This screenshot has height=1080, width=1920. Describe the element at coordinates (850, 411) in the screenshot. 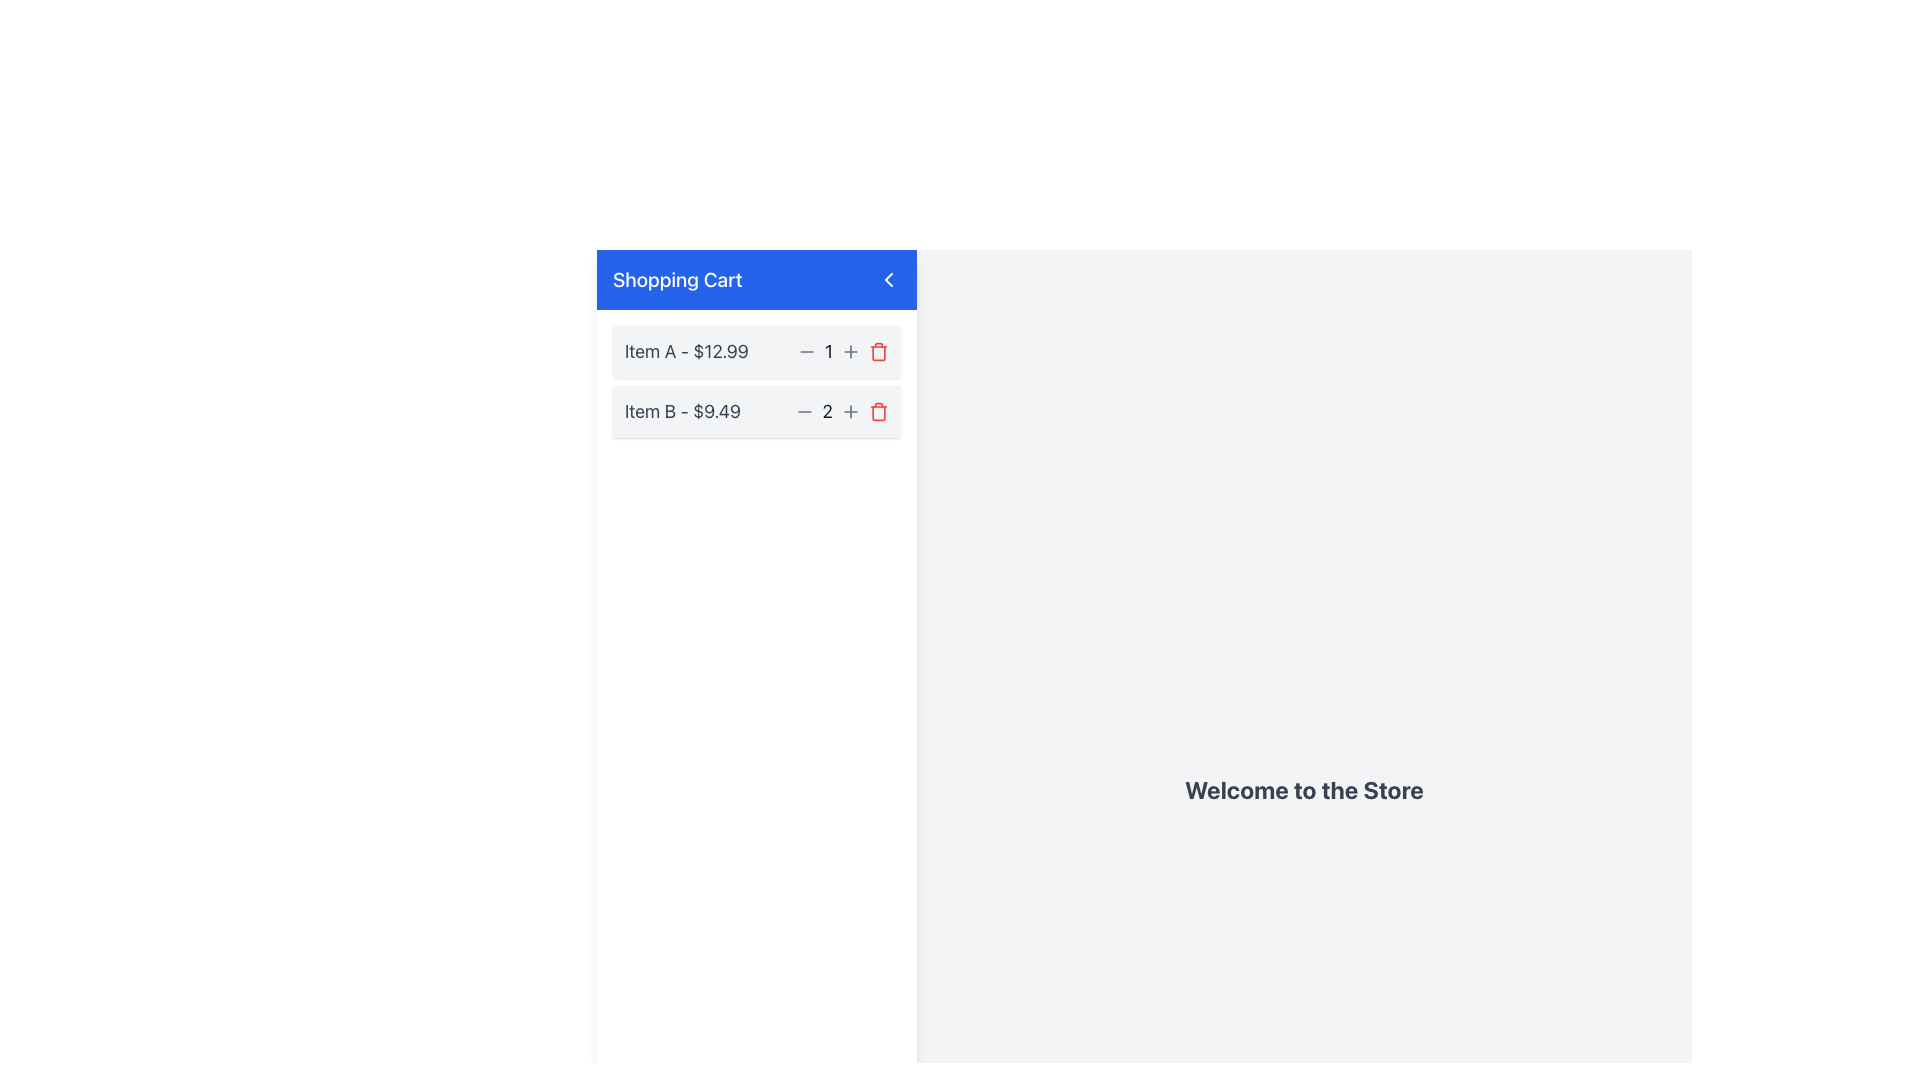

I see `the increment button located to the right of the quantity indicator '2' for the second item in the shopping cart` at that location.